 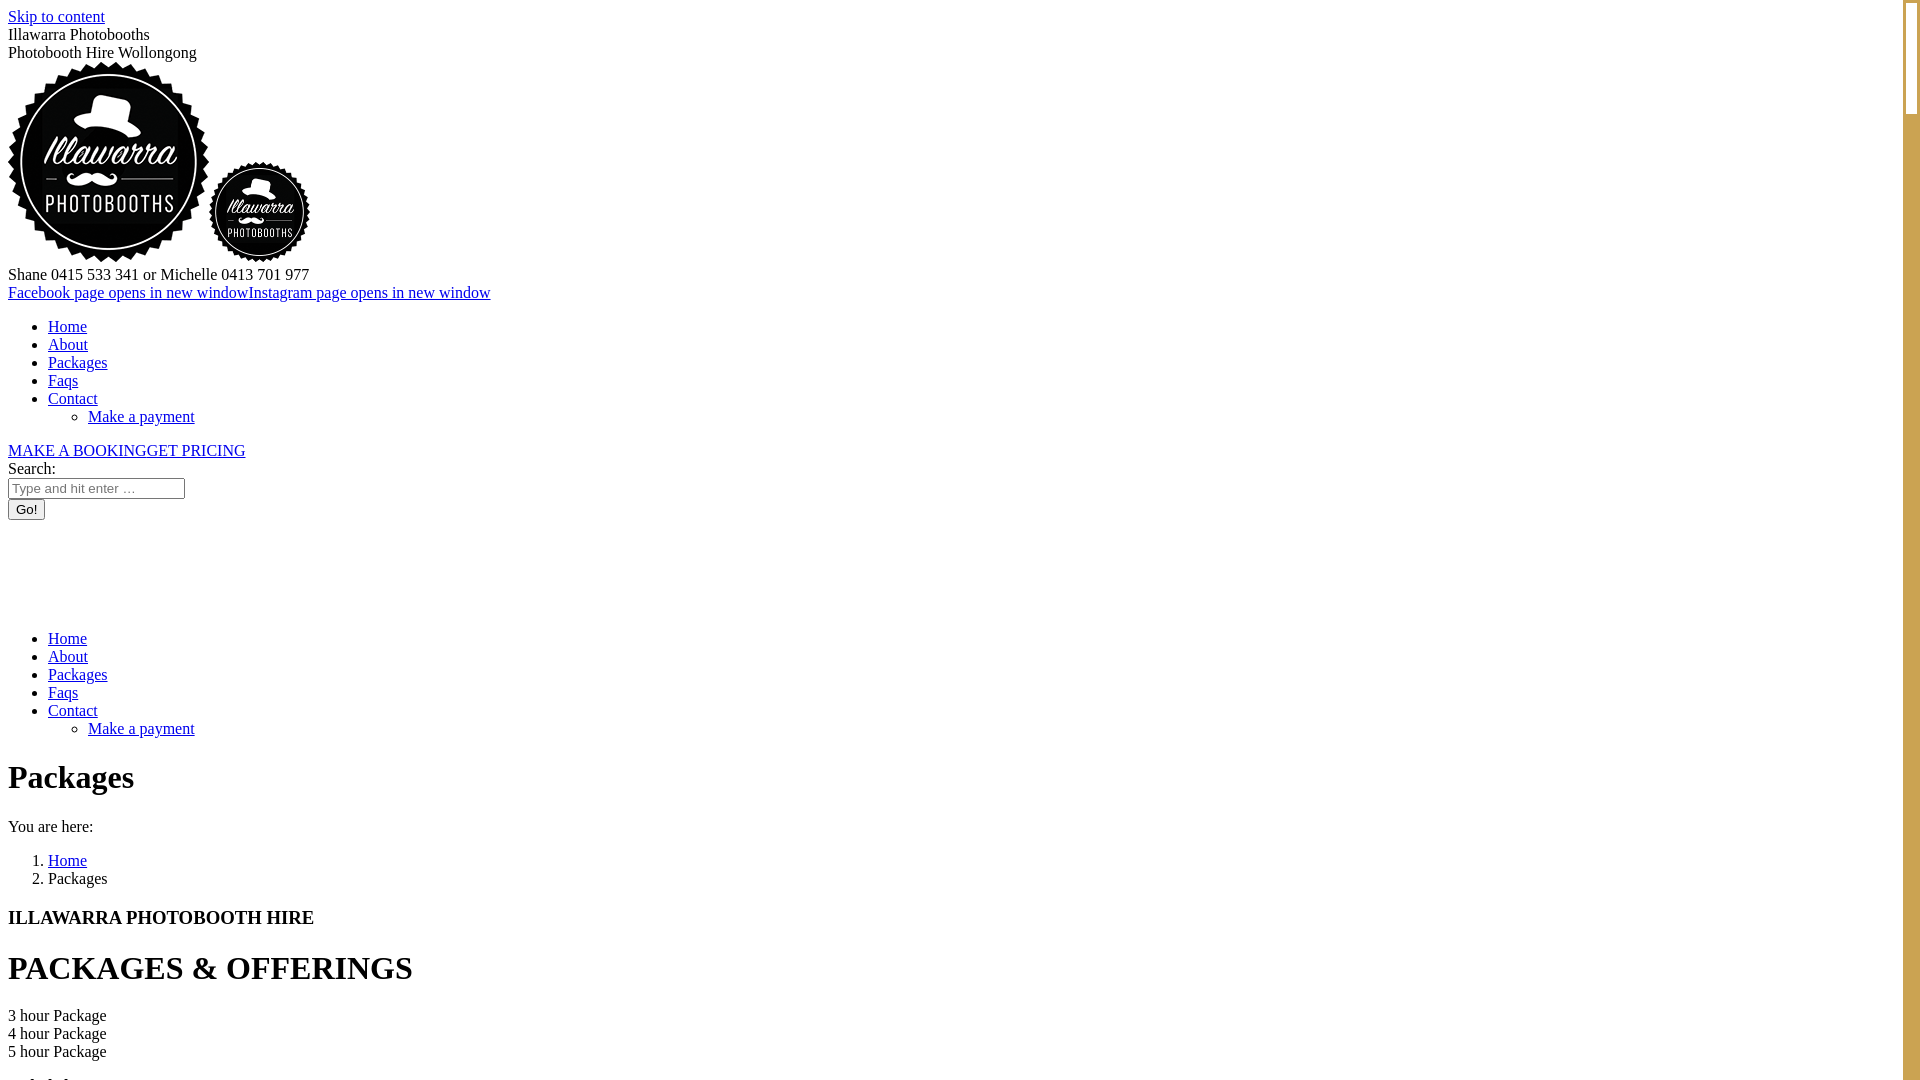 I want to click on 'About', so click(x=67, y=343).